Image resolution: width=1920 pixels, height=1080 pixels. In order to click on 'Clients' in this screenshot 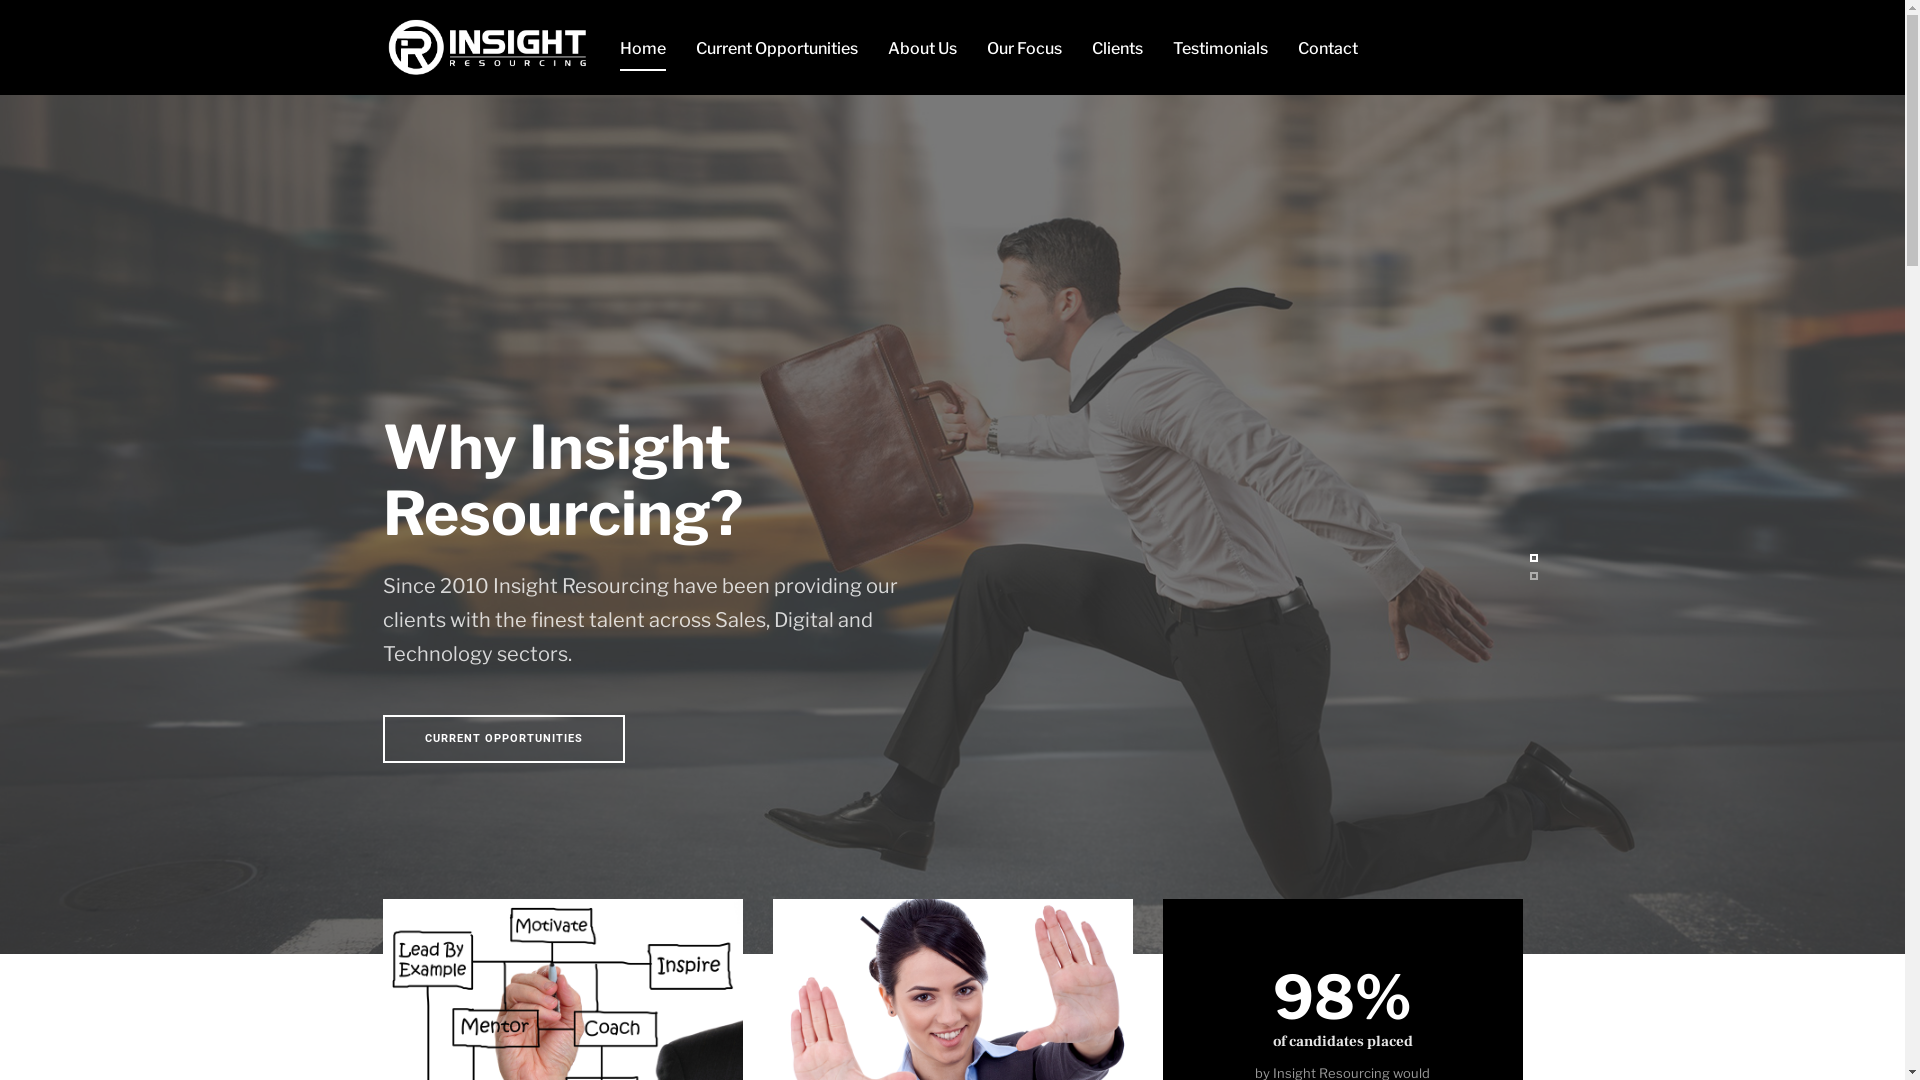, I will do `click(1090, 46)`.